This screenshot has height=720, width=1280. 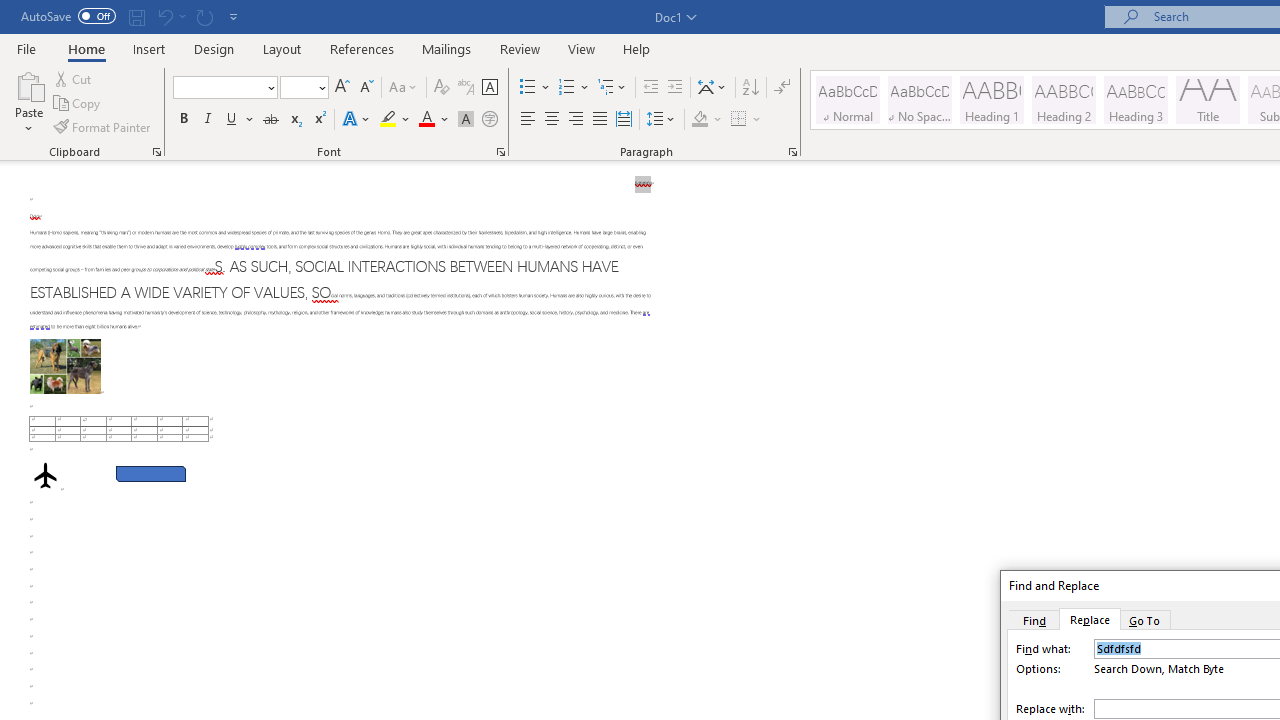 What do you see at coordinates (1062, 100) in the screenshot?
I see `'Heading 2'` at bounding box center [1062, 100].